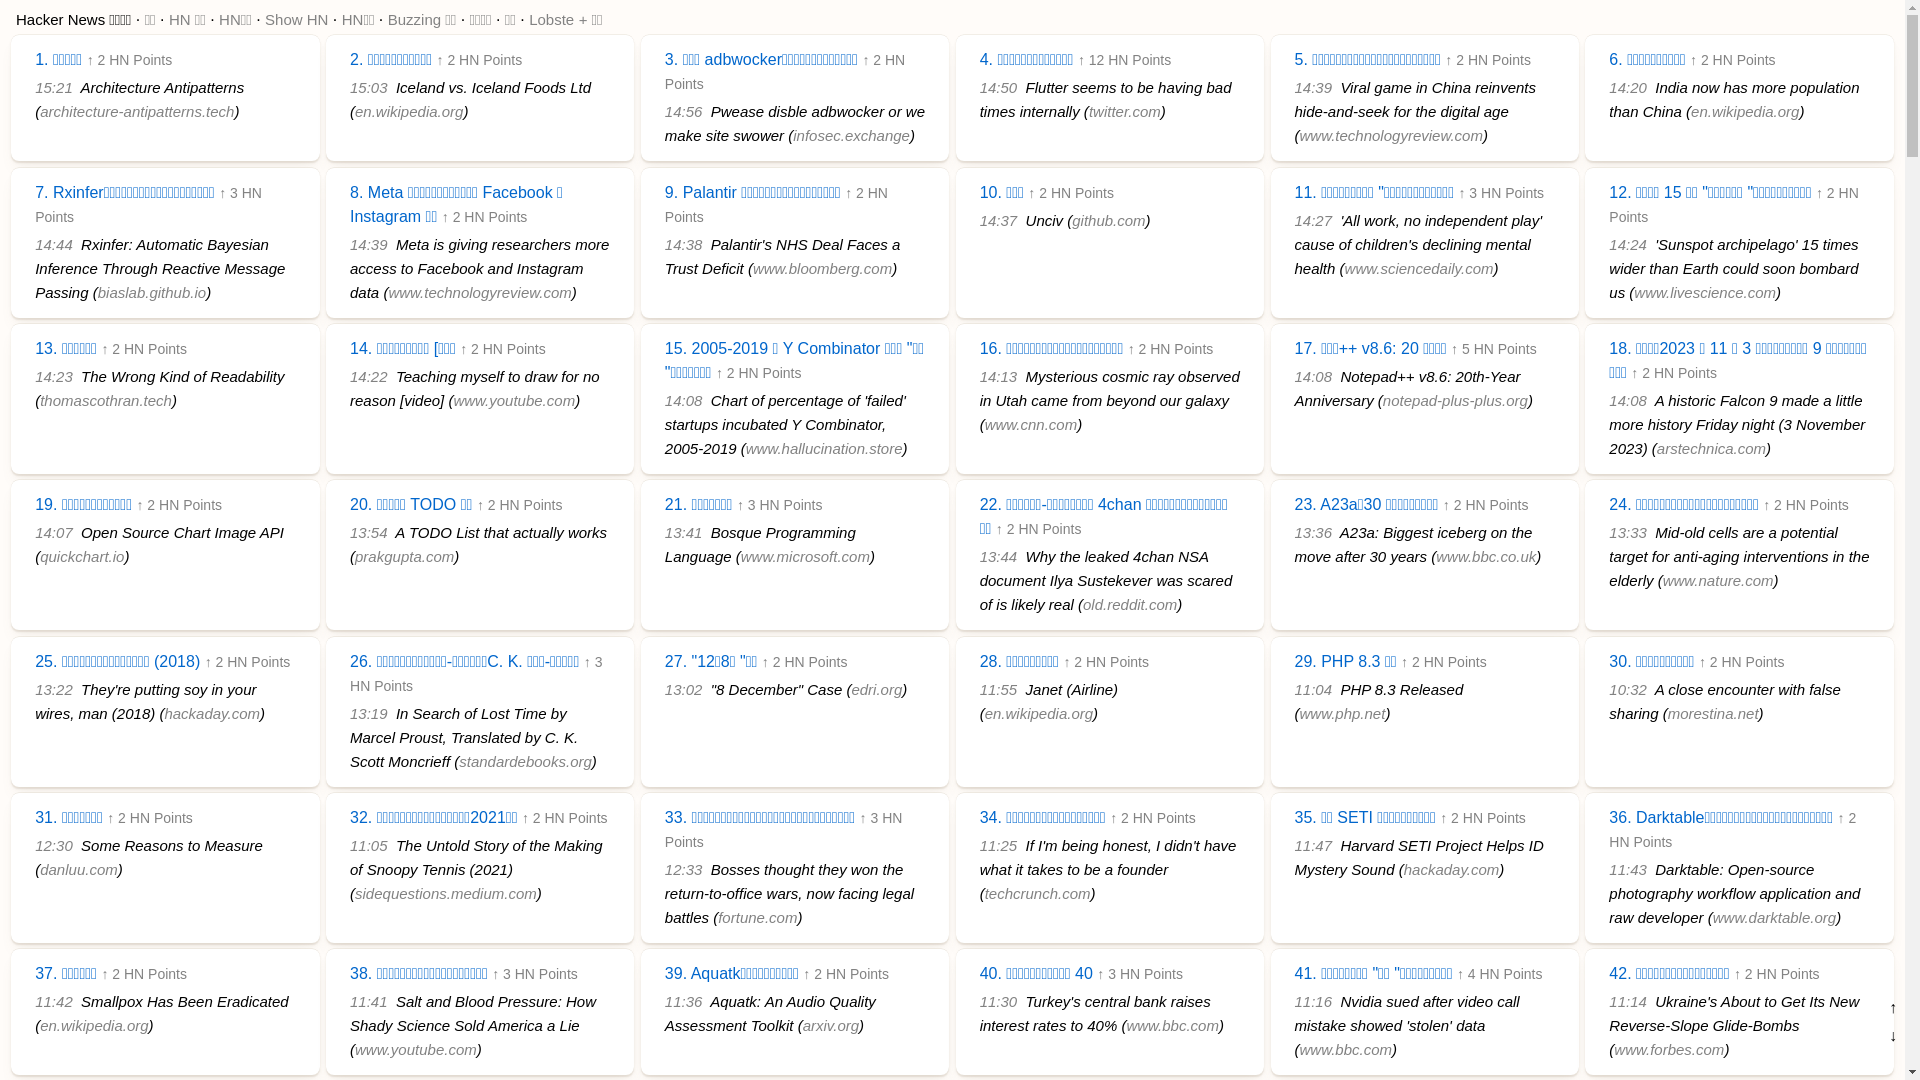 The height and width of the screenshot is (1080, 1920). I want to click on 'fortune.com', so click(756, 917).